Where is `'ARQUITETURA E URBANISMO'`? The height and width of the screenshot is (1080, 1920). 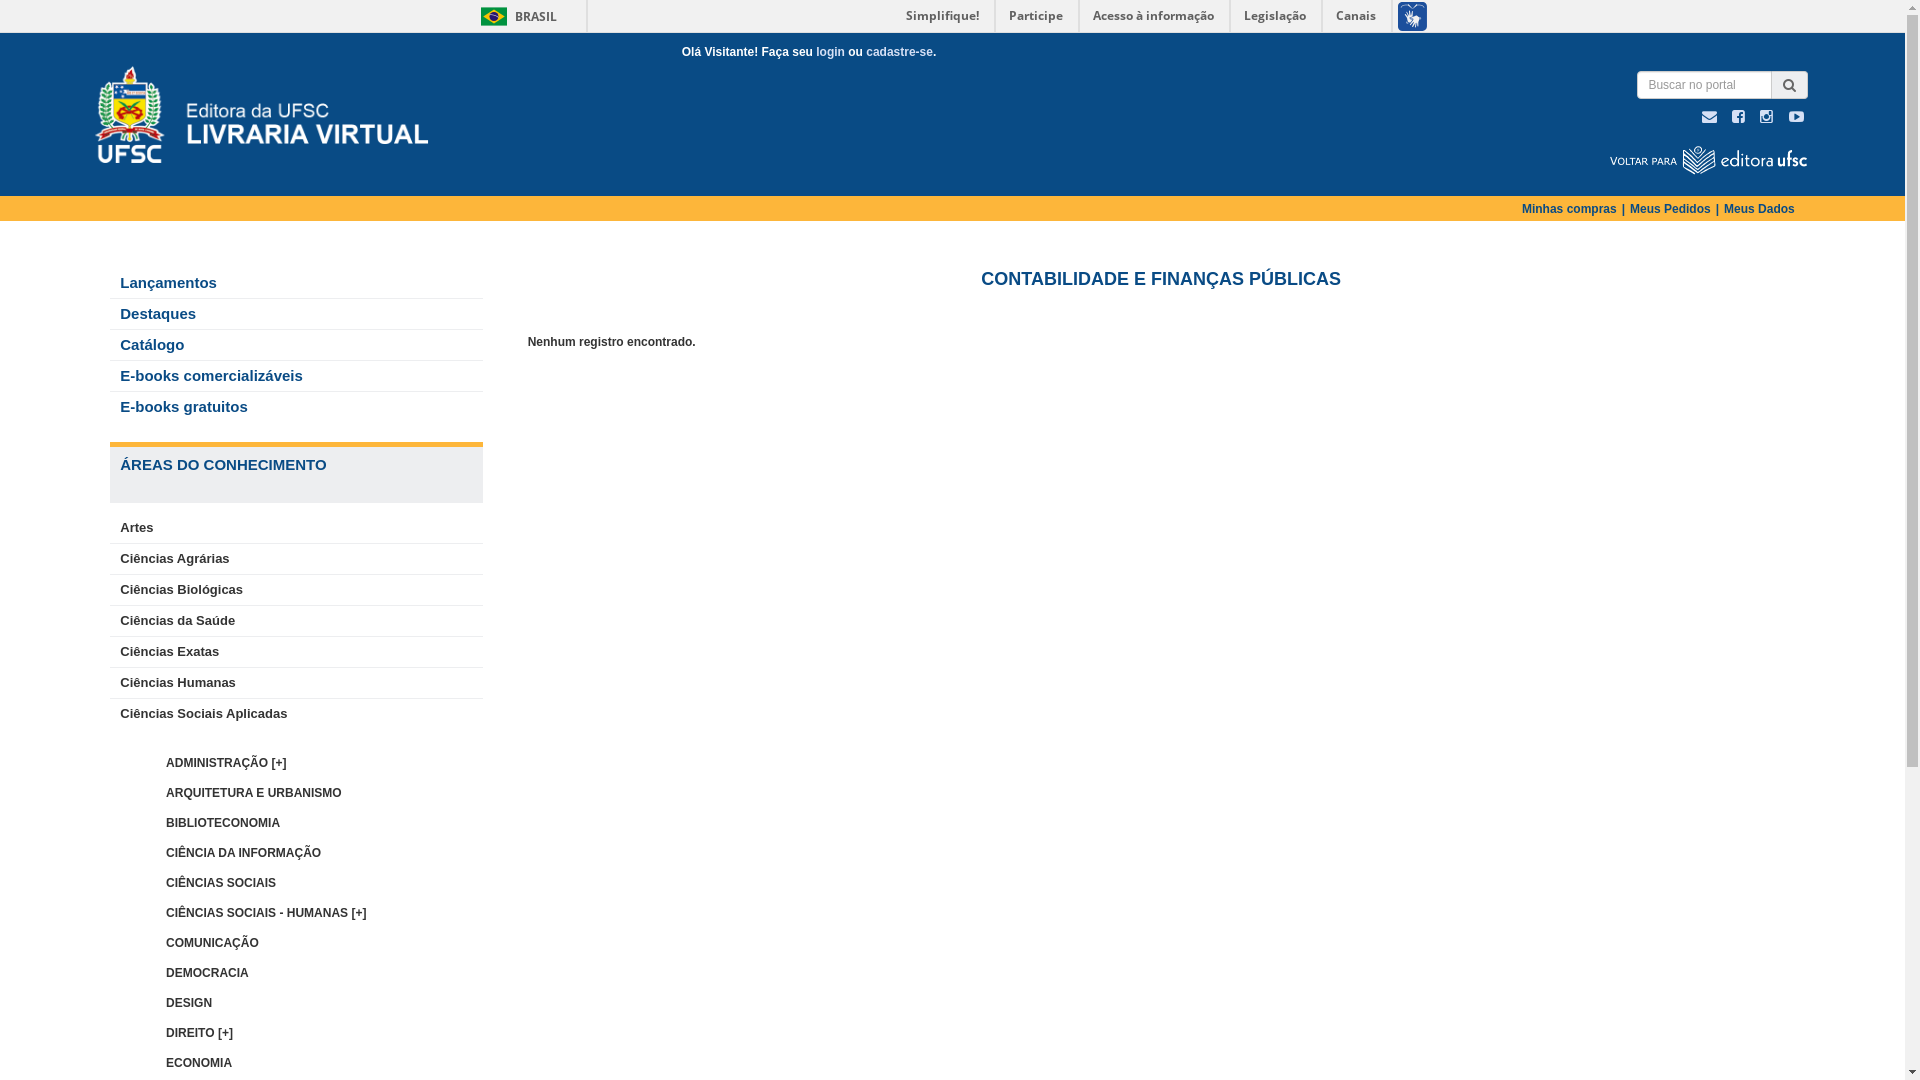 'ARQUITETURA E URBANISMO' is located at coordinates (253, 792).